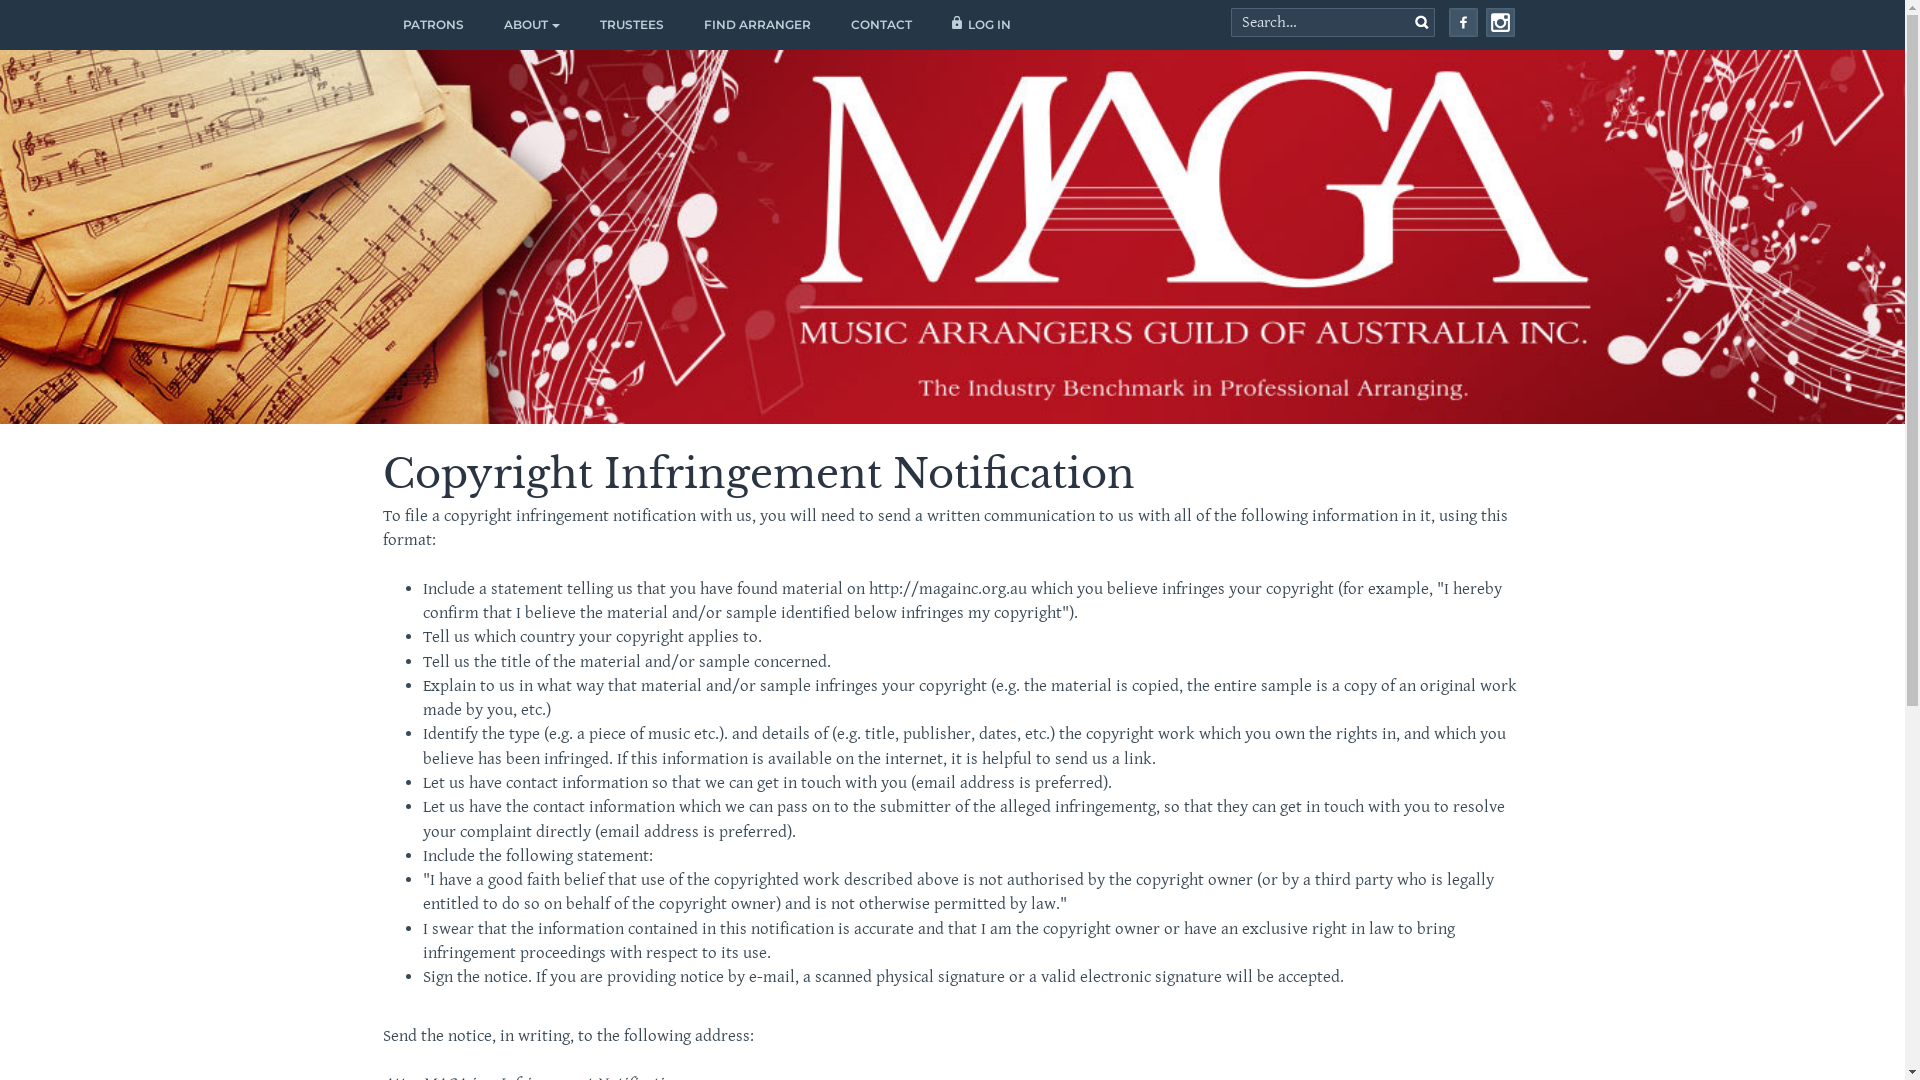 The width and height of the screenshot is (1920, 1080). What do you see at coordinates (880, 24) in the screenshot?
I see `'CONTACT'` at bounding box center [880, 24].